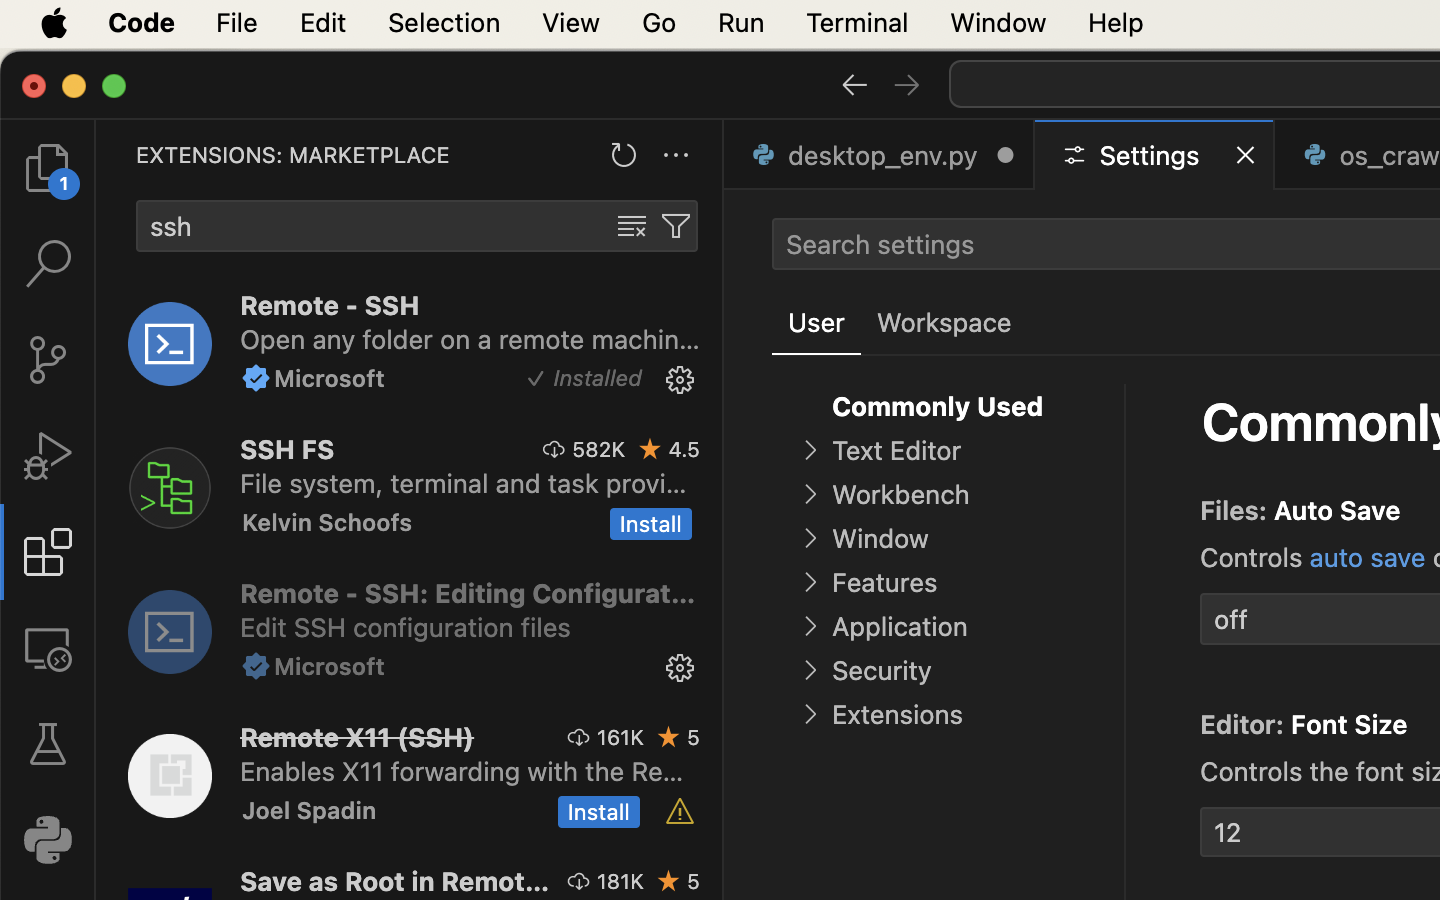  I want to click on '', so click(46, 743).